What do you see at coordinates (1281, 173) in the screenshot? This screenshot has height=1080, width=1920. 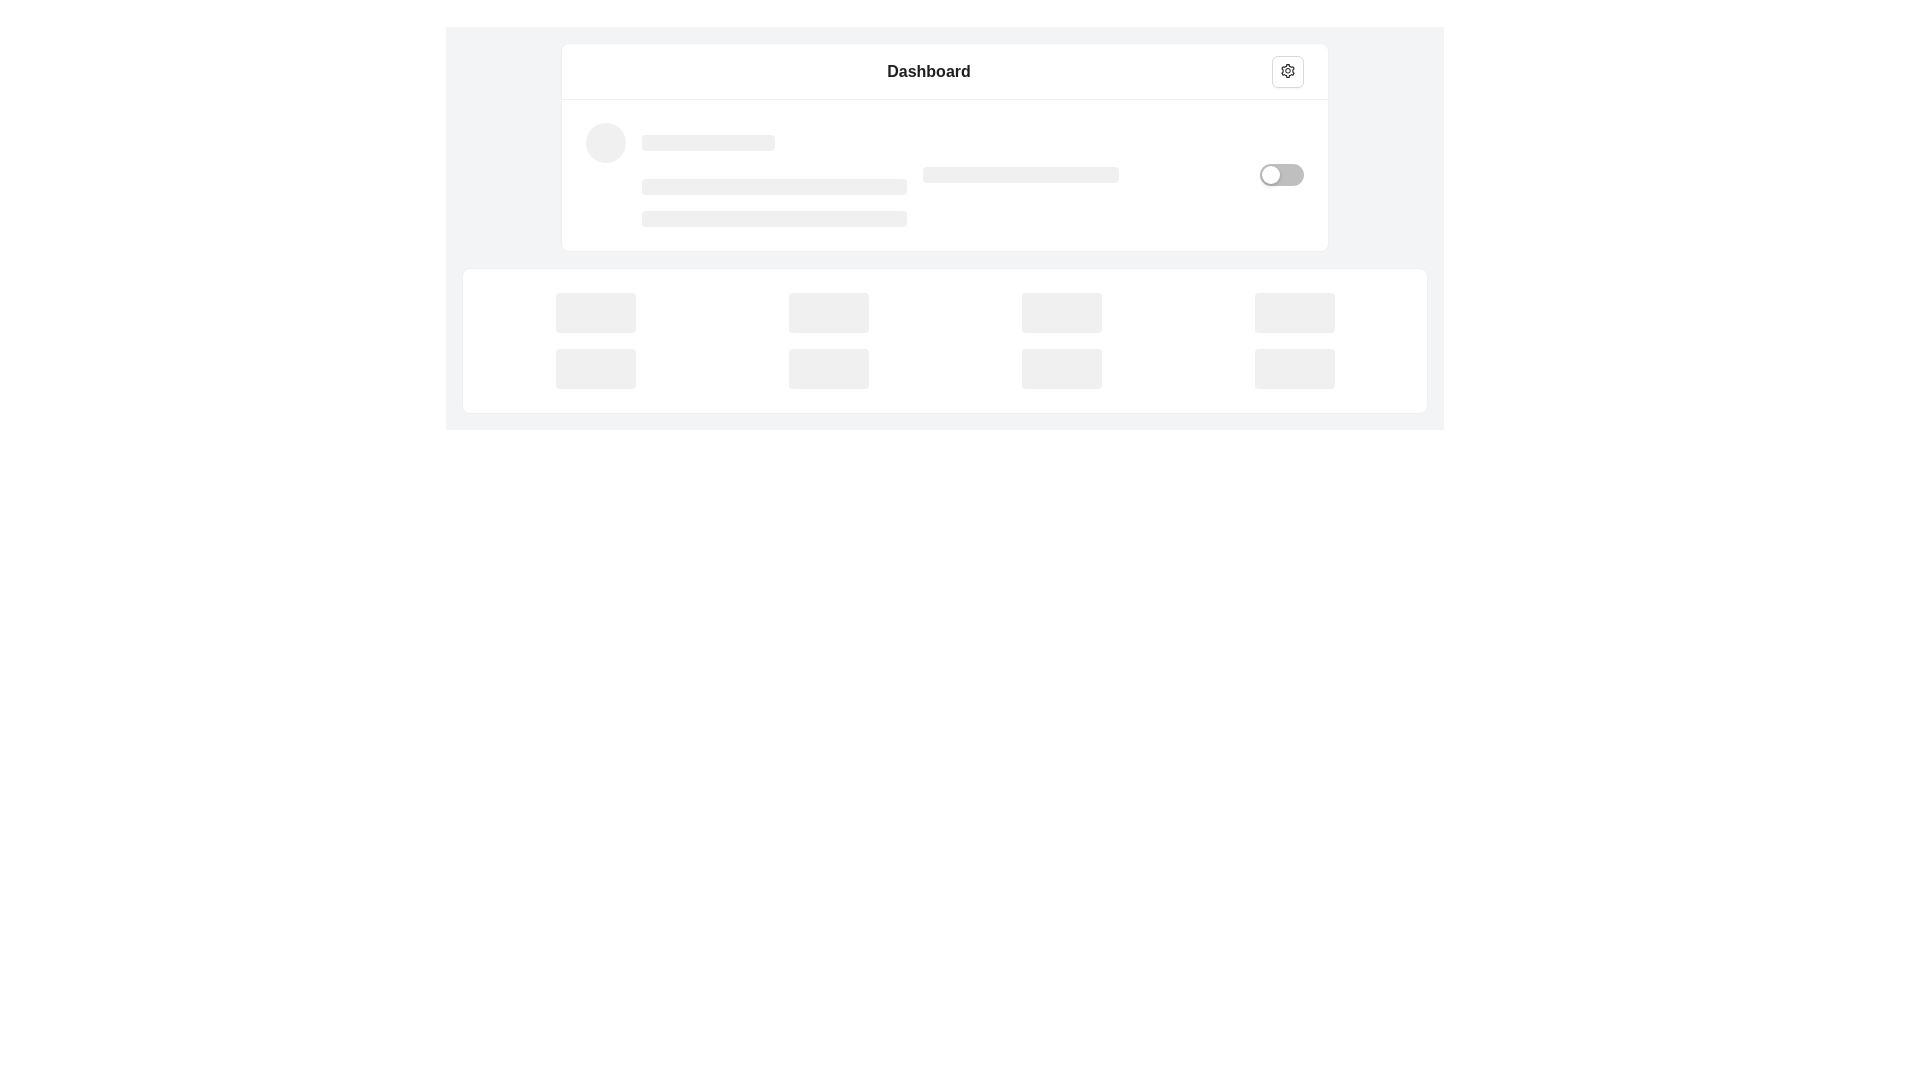 I see `the toggle switch located on the far right of the horizontal row` at bounding box center [1281, 173].